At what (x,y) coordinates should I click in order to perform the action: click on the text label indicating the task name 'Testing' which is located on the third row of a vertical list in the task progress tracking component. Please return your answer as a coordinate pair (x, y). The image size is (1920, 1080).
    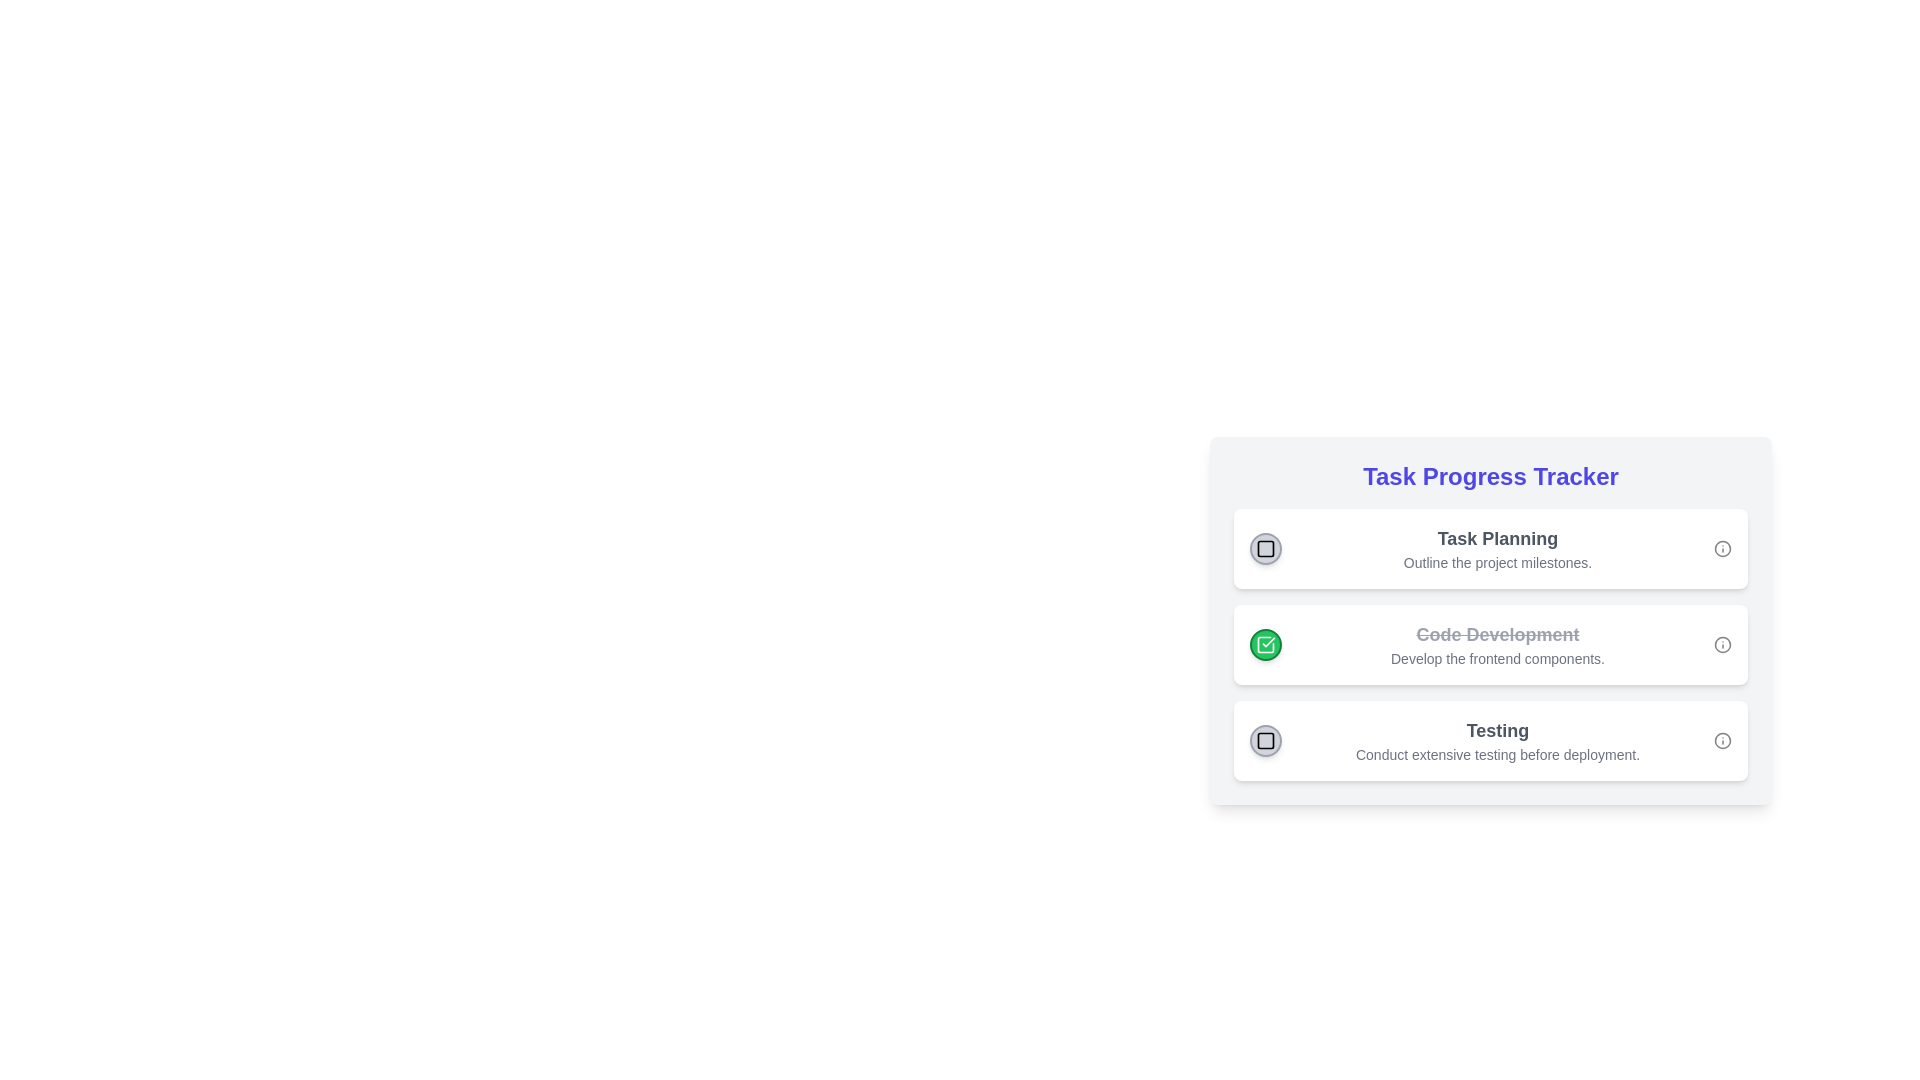
    Looking at the image, I should click on (1497, 731).